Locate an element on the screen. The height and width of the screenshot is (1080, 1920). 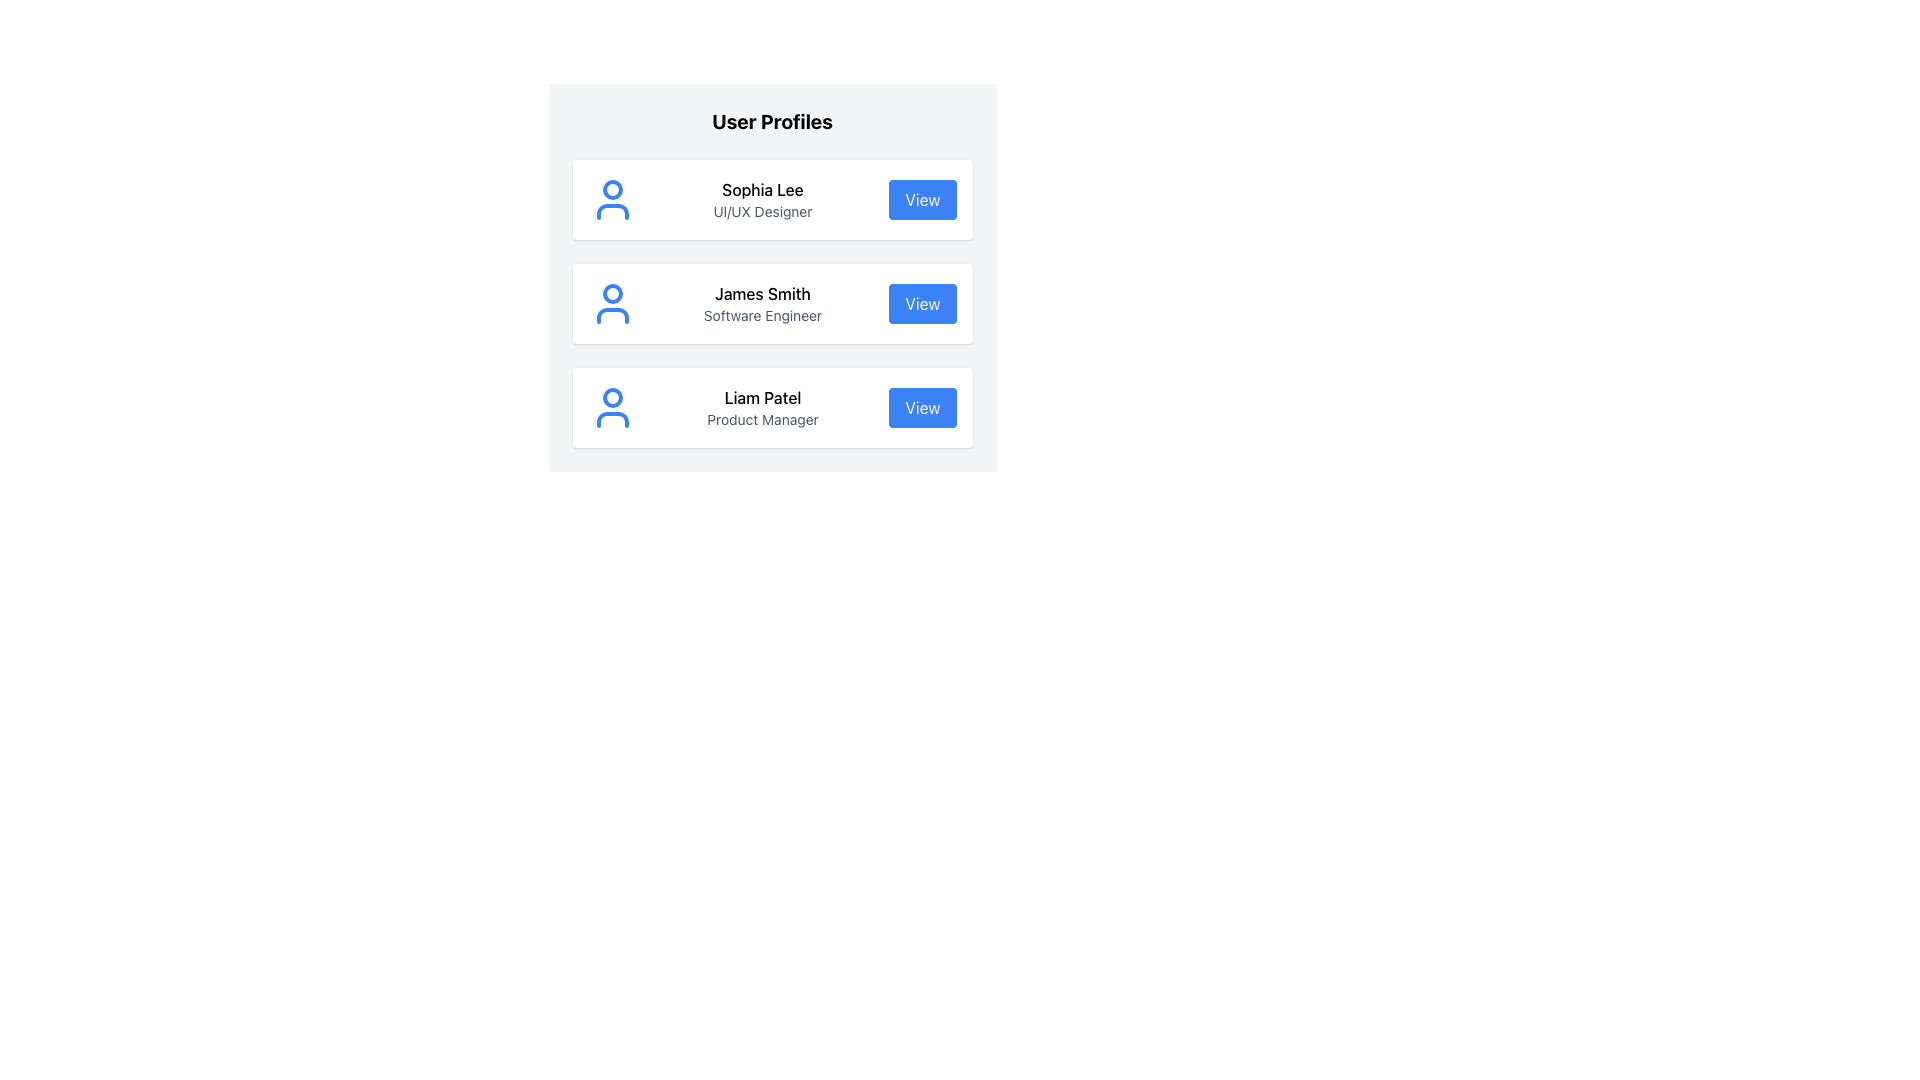
the lower part of the user icon representing 'James Smith' in the user profile list is located at coordinates (611, 315).